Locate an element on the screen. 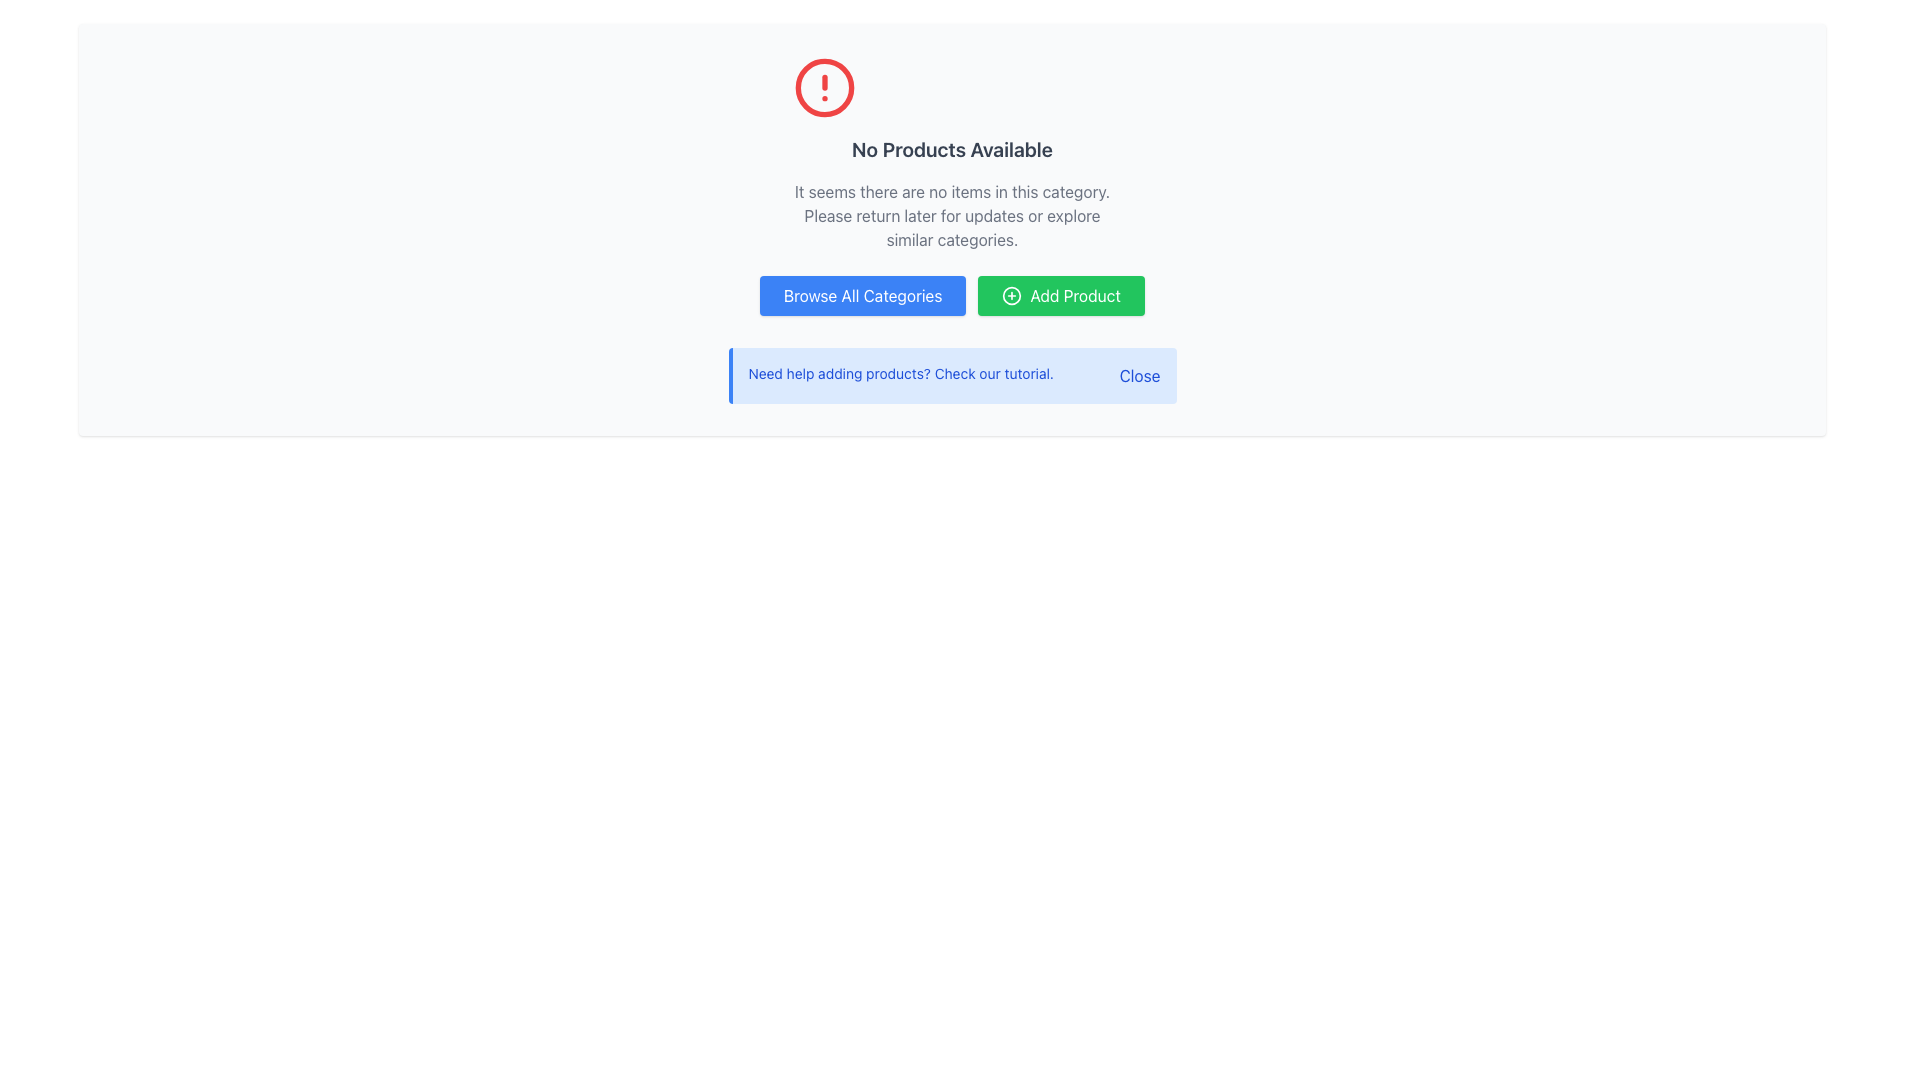 Image resolution: width=1920 pixels, height=1080 pixels. the informational link labeled 'Need help adding products? Check our tutorial.' is located at coordinates (900, 375).